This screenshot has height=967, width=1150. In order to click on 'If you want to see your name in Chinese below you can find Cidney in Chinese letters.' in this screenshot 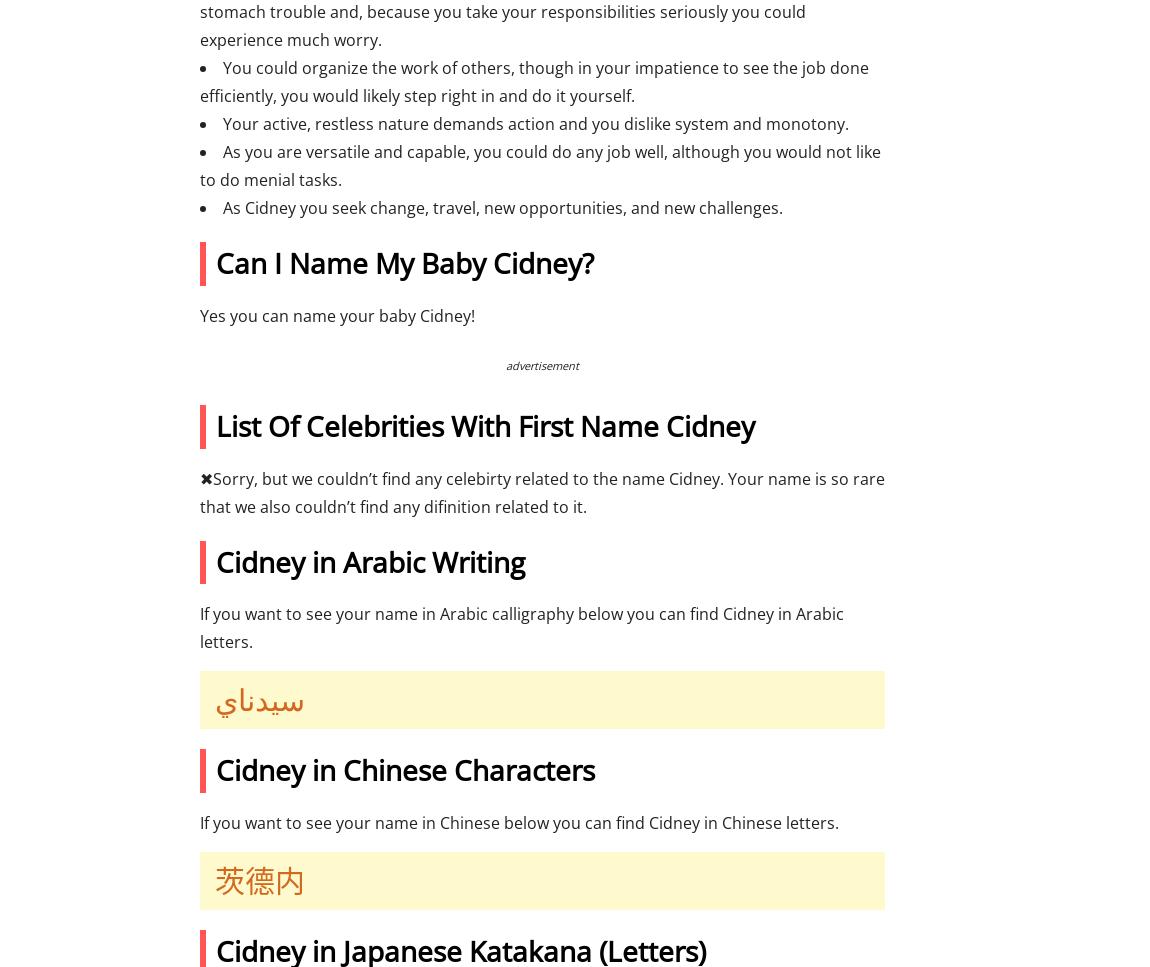, I will do `click(519, 822)`.